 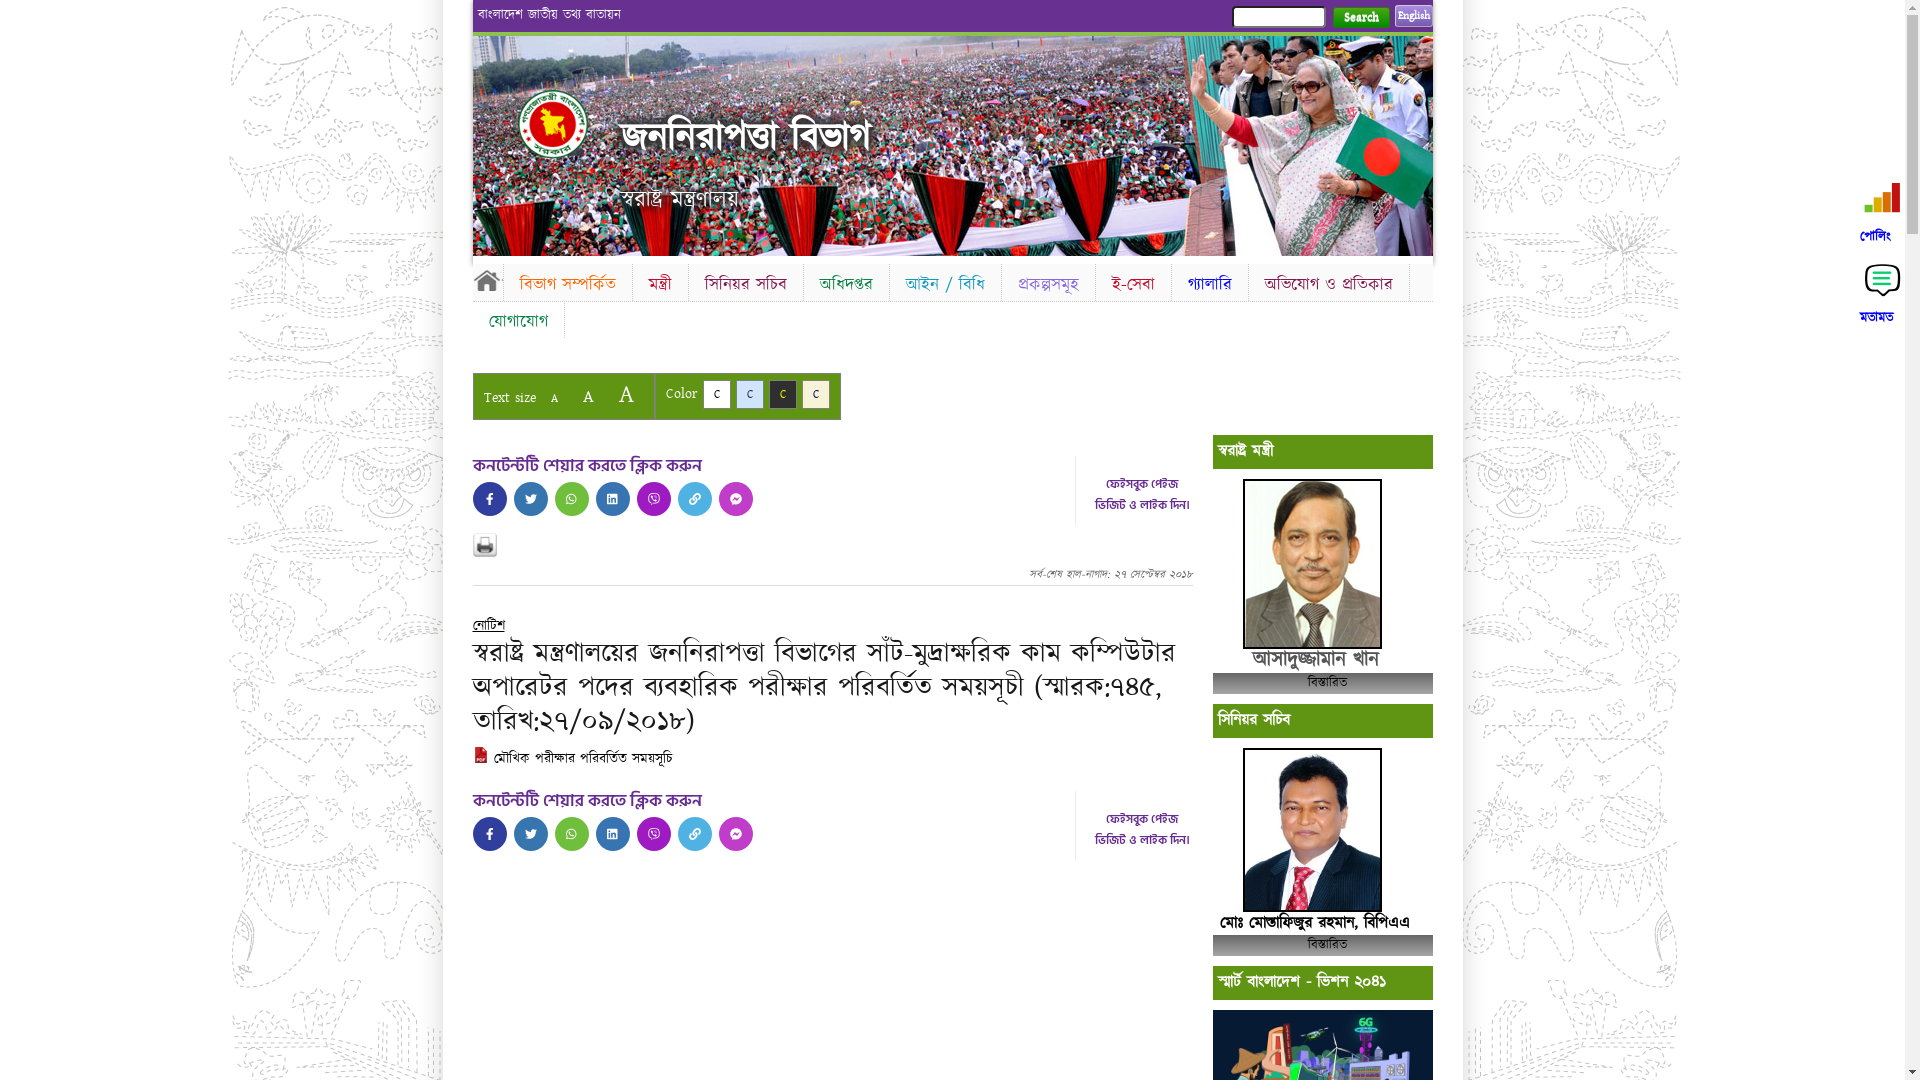 What do you see at coordinates (816, 394) in the screenshot?
I see `'C'` at bounding box center [816, 394].